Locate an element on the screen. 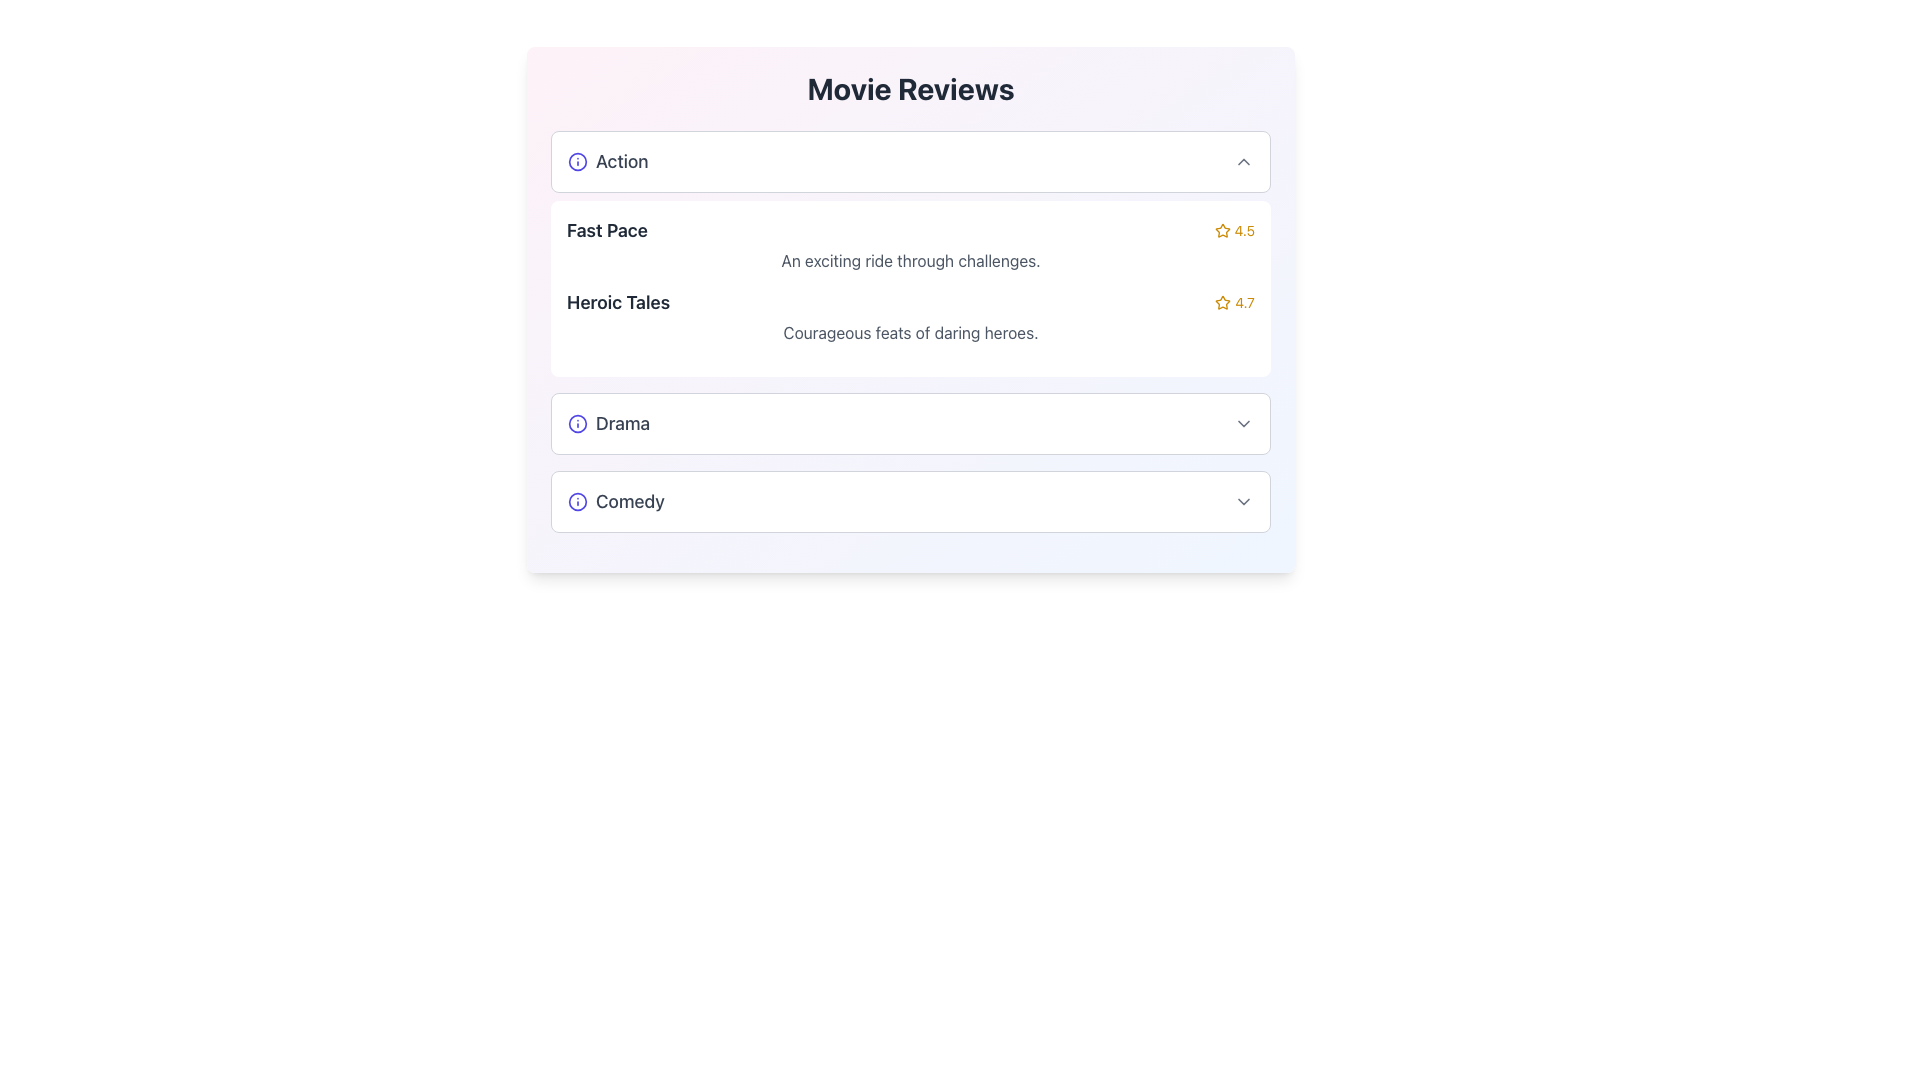 The image size is (1920, 1080). the static informational display element that shows the rating for 'Heroic Tales', which includes a star icon and a textual representation of the rating is located at coordinates (1234, 303).